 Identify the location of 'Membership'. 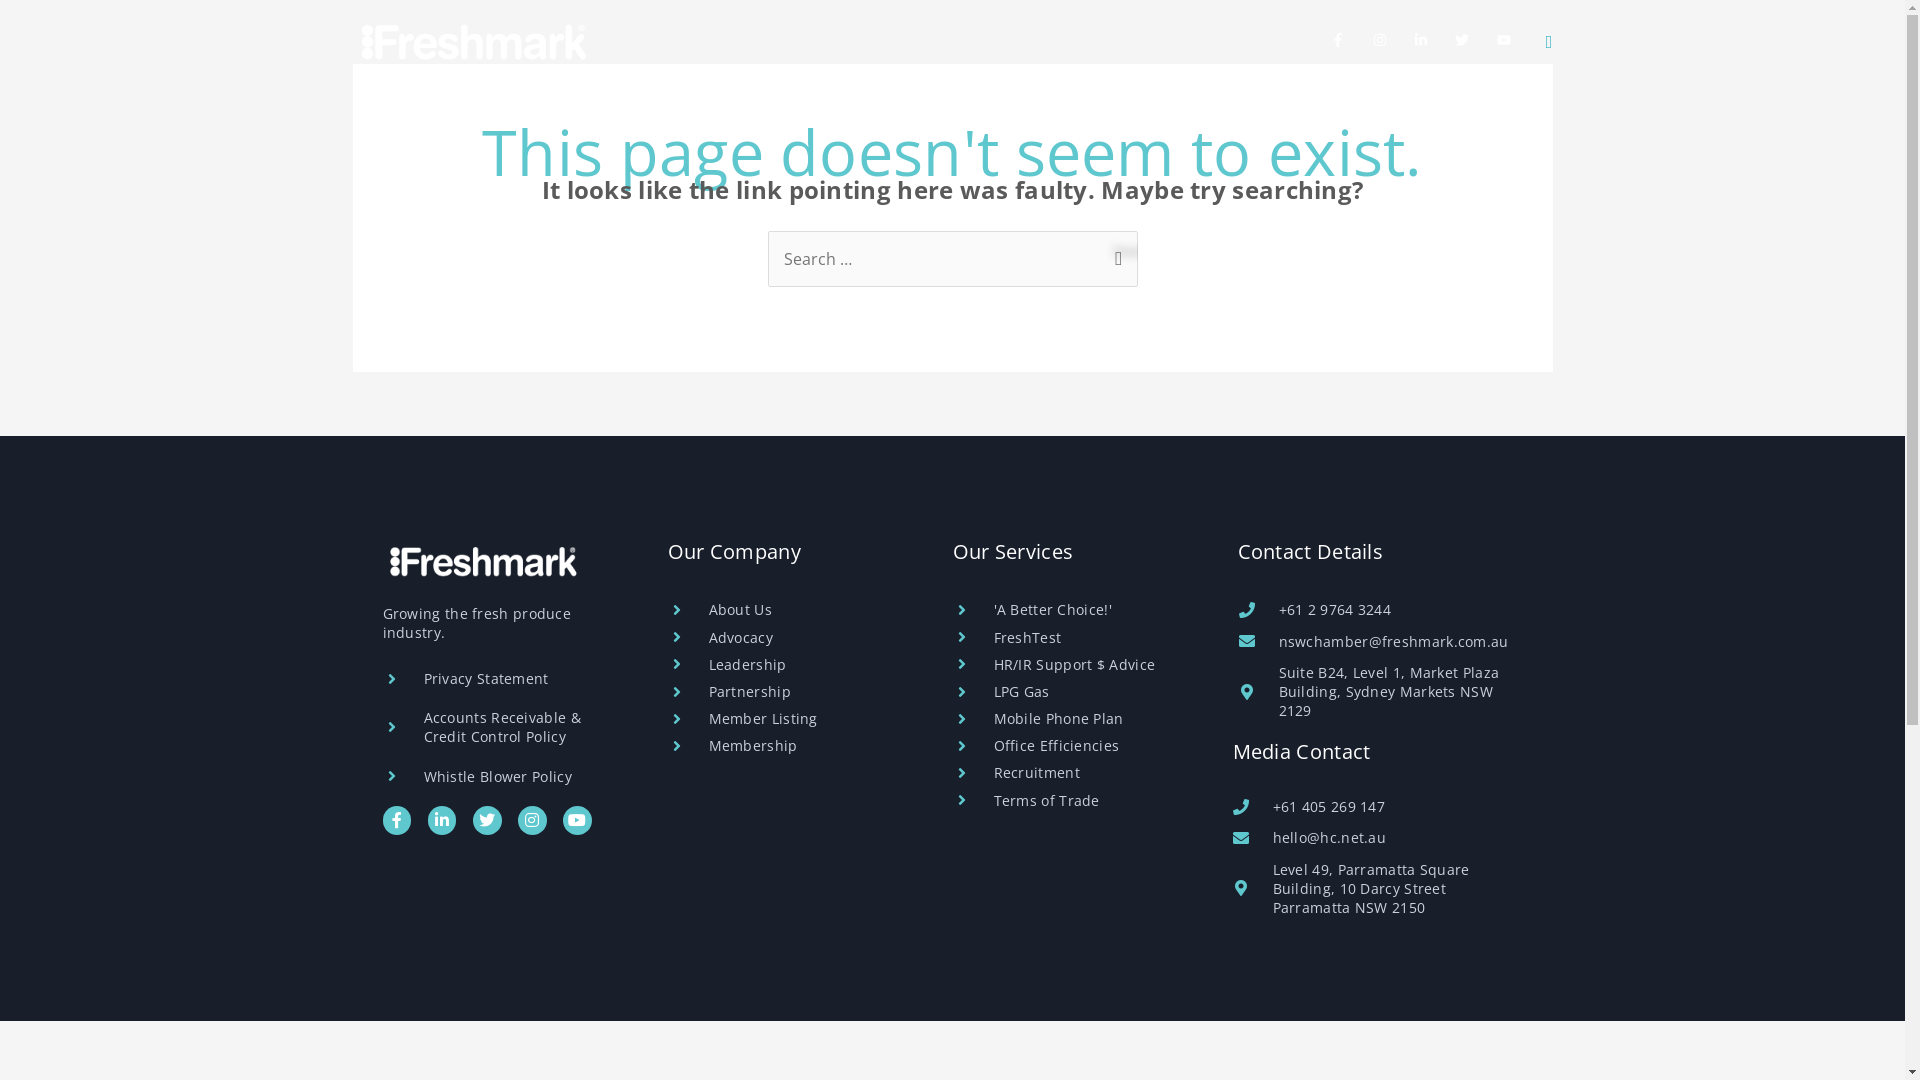
(789, 745).